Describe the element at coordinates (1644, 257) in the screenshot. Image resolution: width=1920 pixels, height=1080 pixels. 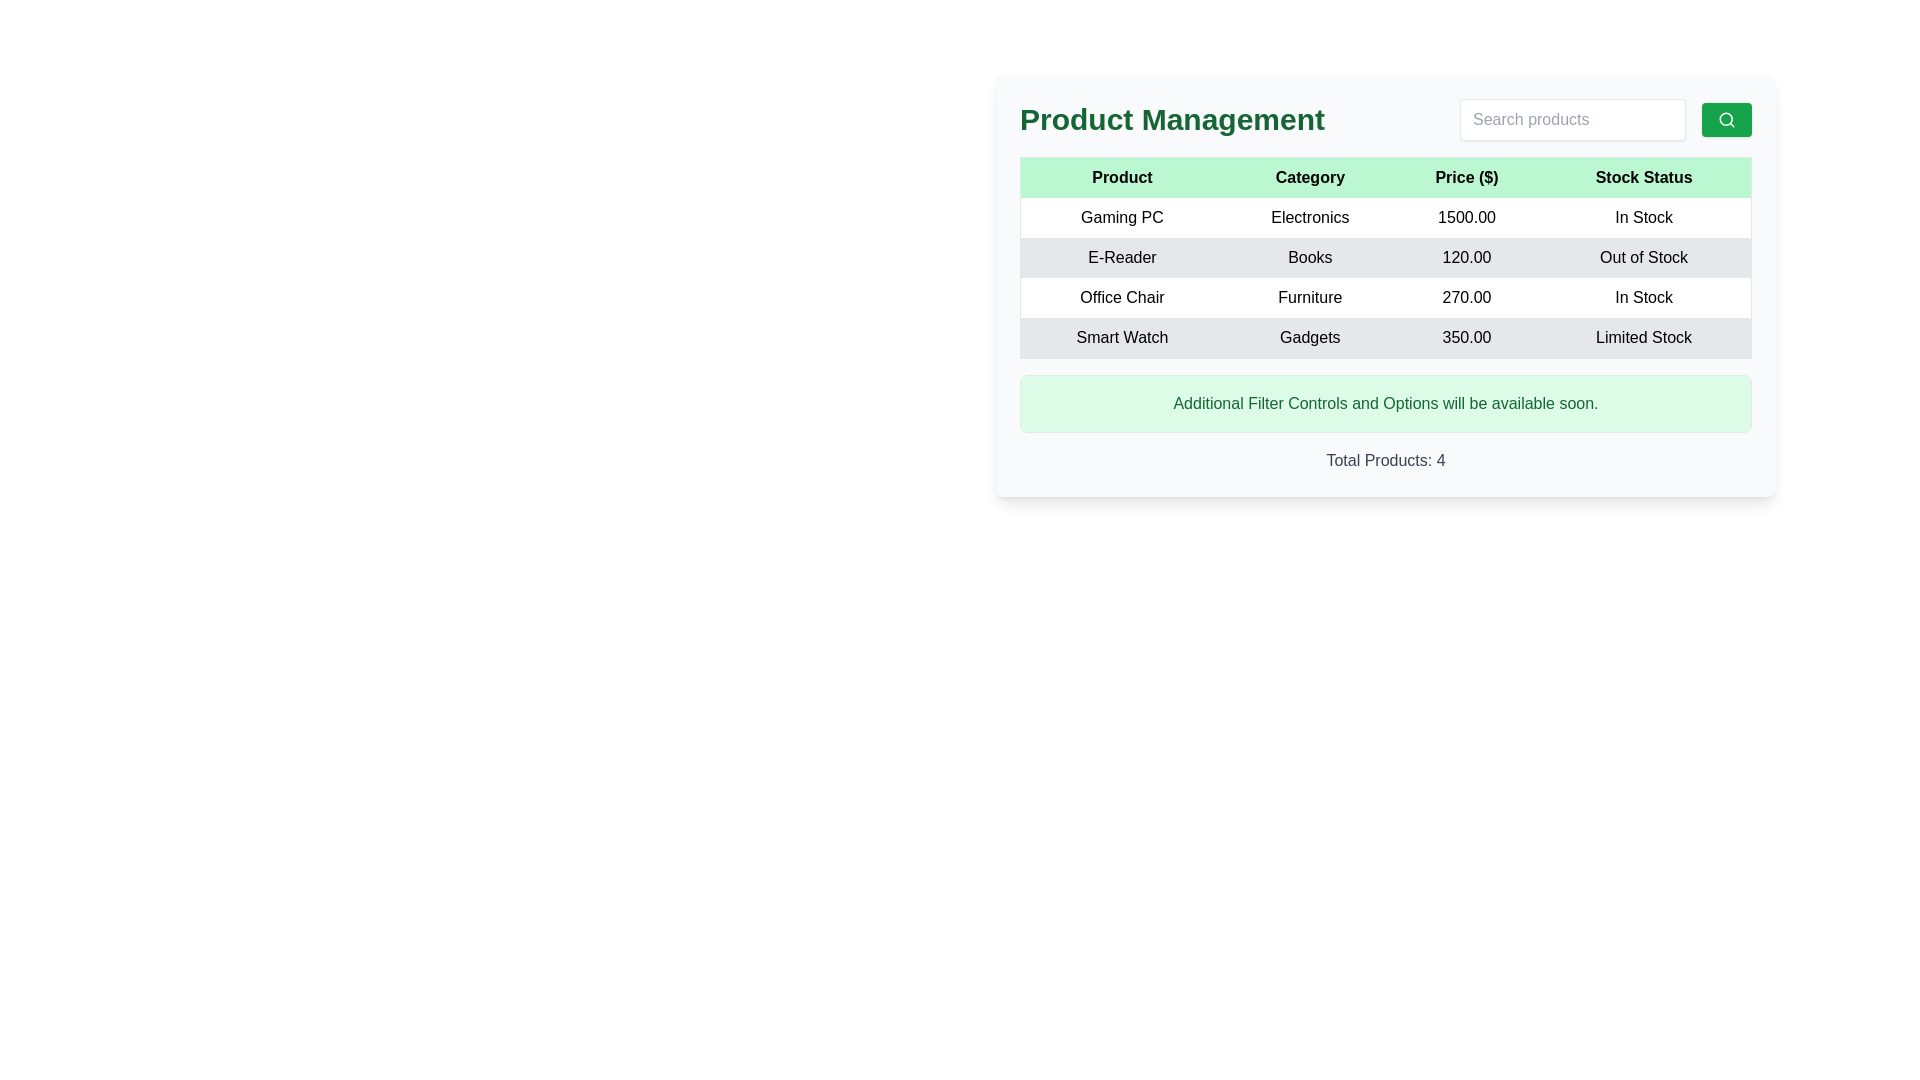
I see `the static text element in the 'Stock Status' column indicating that the E-Reader is not currently available for purchase` at that location.